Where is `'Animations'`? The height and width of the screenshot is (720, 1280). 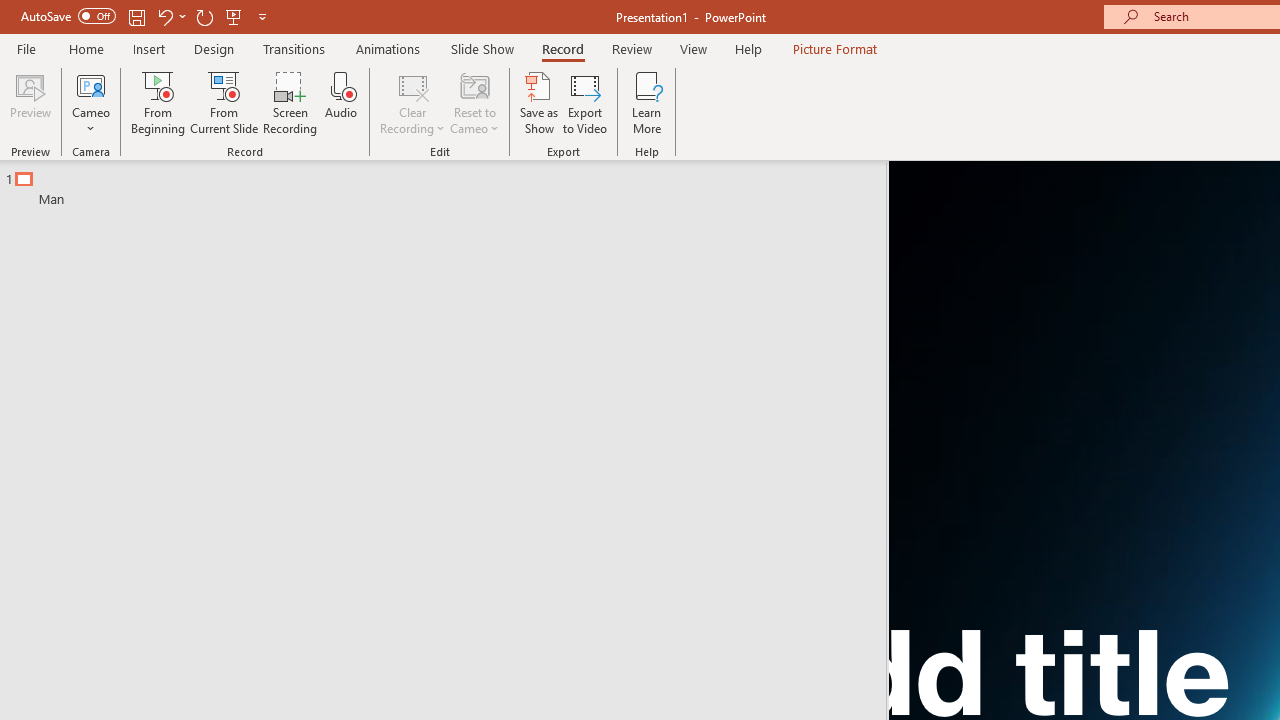
'Animations' is located at coordinates (388, 48).